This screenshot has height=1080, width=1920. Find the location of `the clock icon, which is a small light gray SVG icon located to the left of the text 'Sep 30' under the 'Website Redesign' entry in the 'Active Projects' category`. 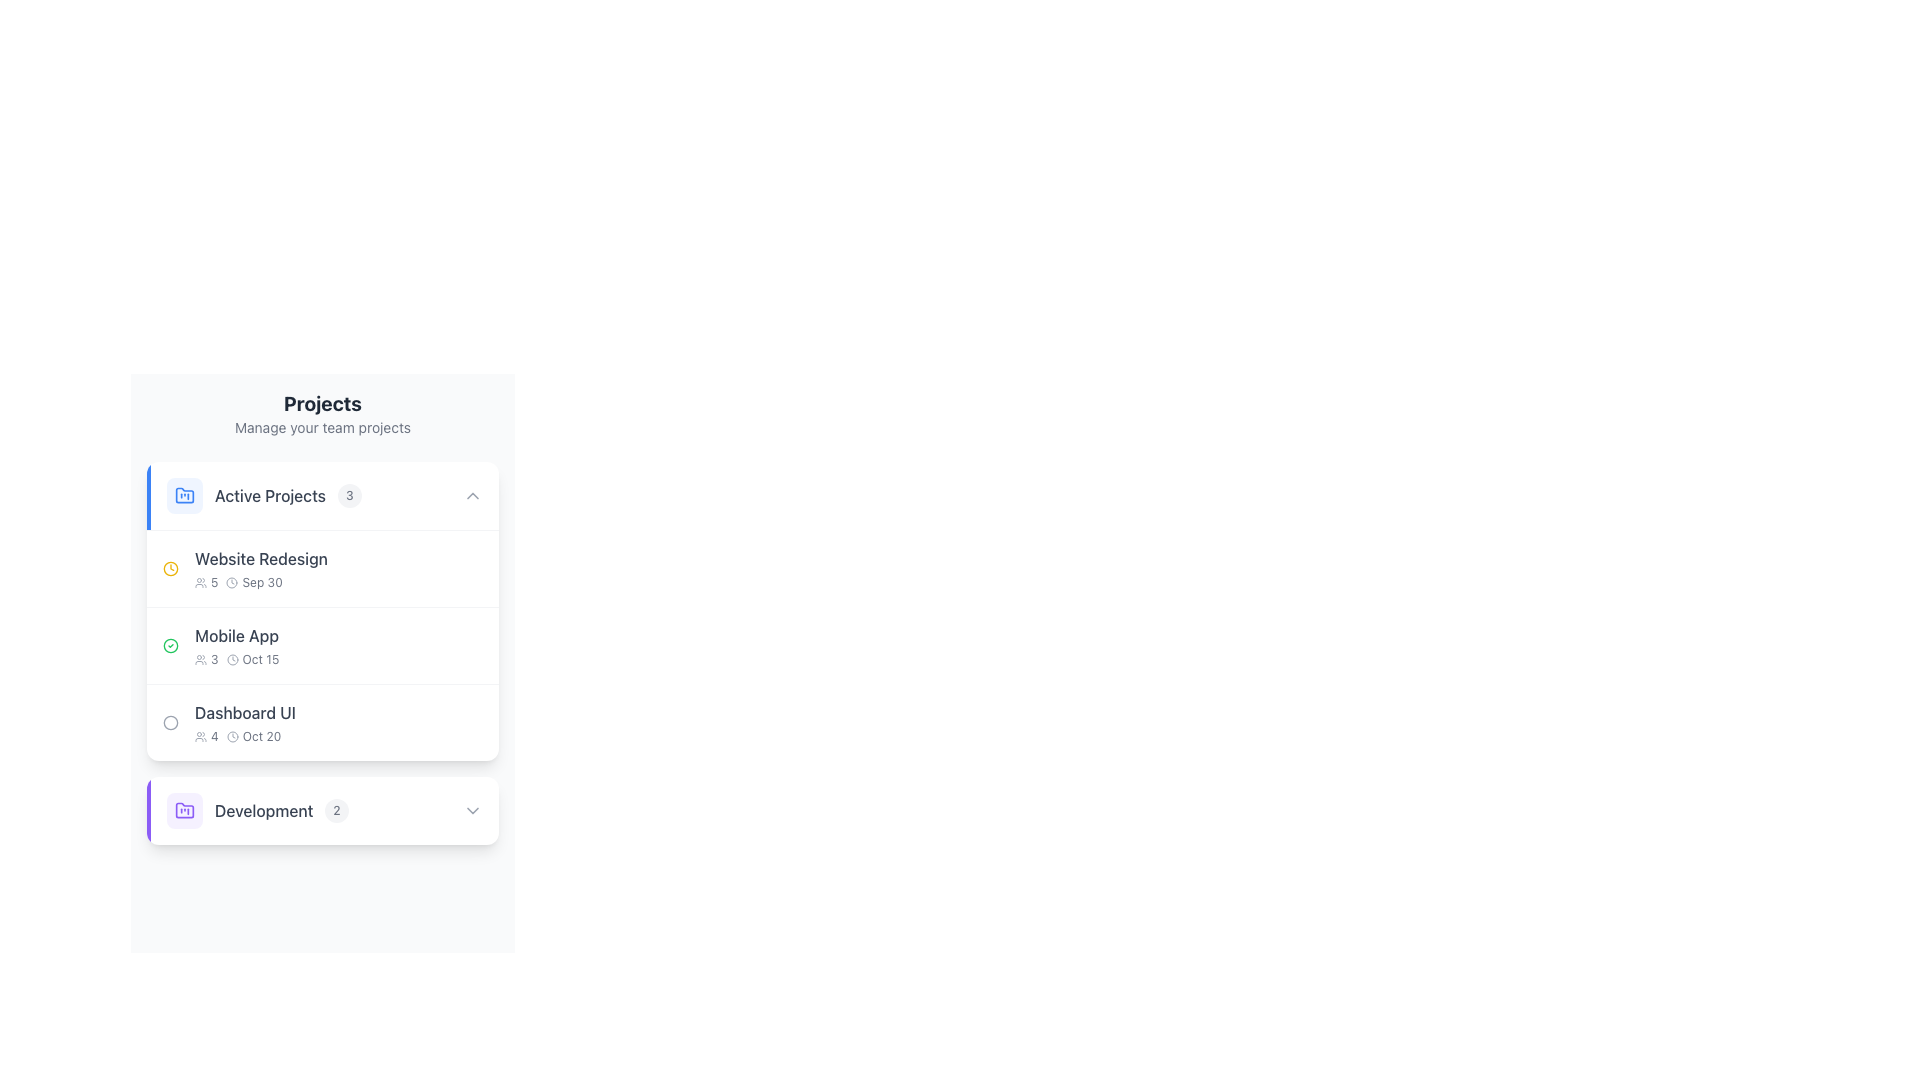

the clock icon, which is a small light gray SVG icon located to the left of the text 'Sep 30' under the 'Website Redesign' entry in the 'Active Projects' category is located at coordinates (232, 582).